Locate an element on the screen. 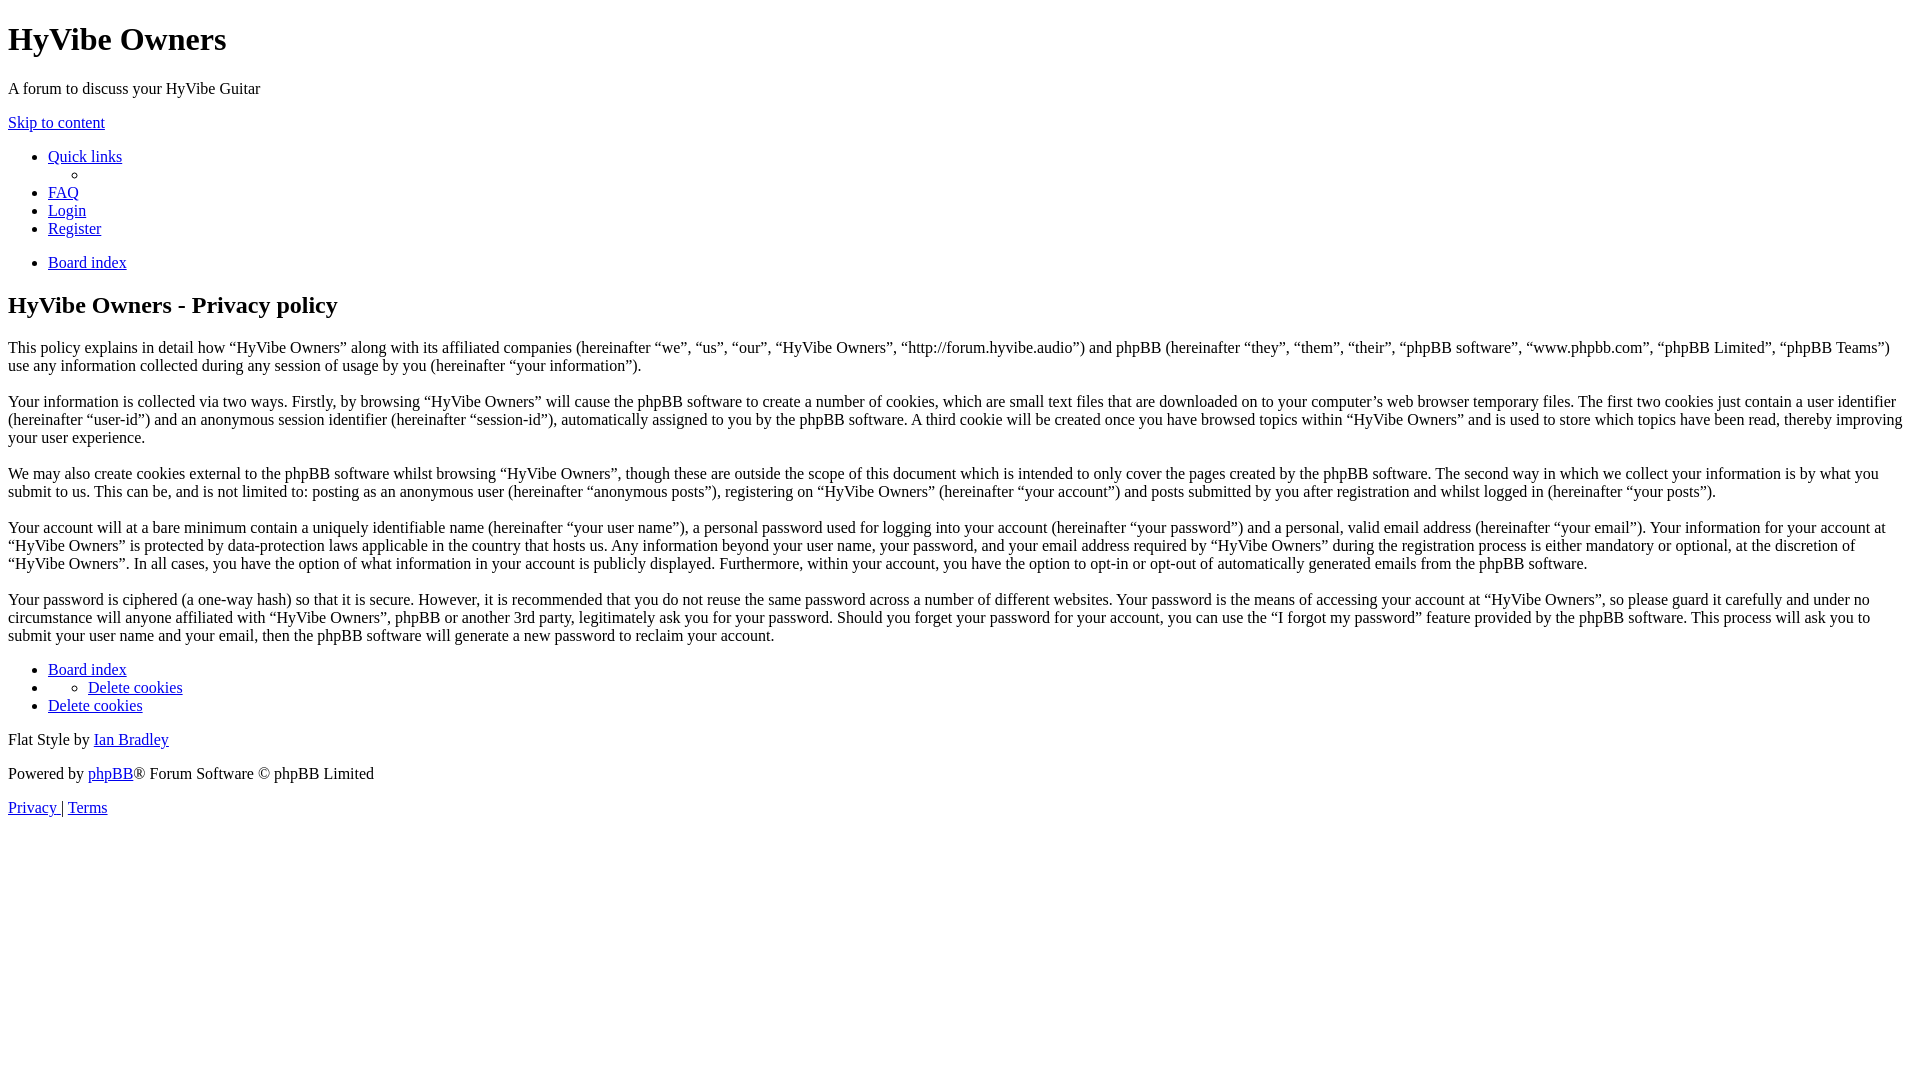 Image resolution: width=1920 pixels, height=1080 pixels. 'Ian Bradley' is located at coordinates (130, 739).